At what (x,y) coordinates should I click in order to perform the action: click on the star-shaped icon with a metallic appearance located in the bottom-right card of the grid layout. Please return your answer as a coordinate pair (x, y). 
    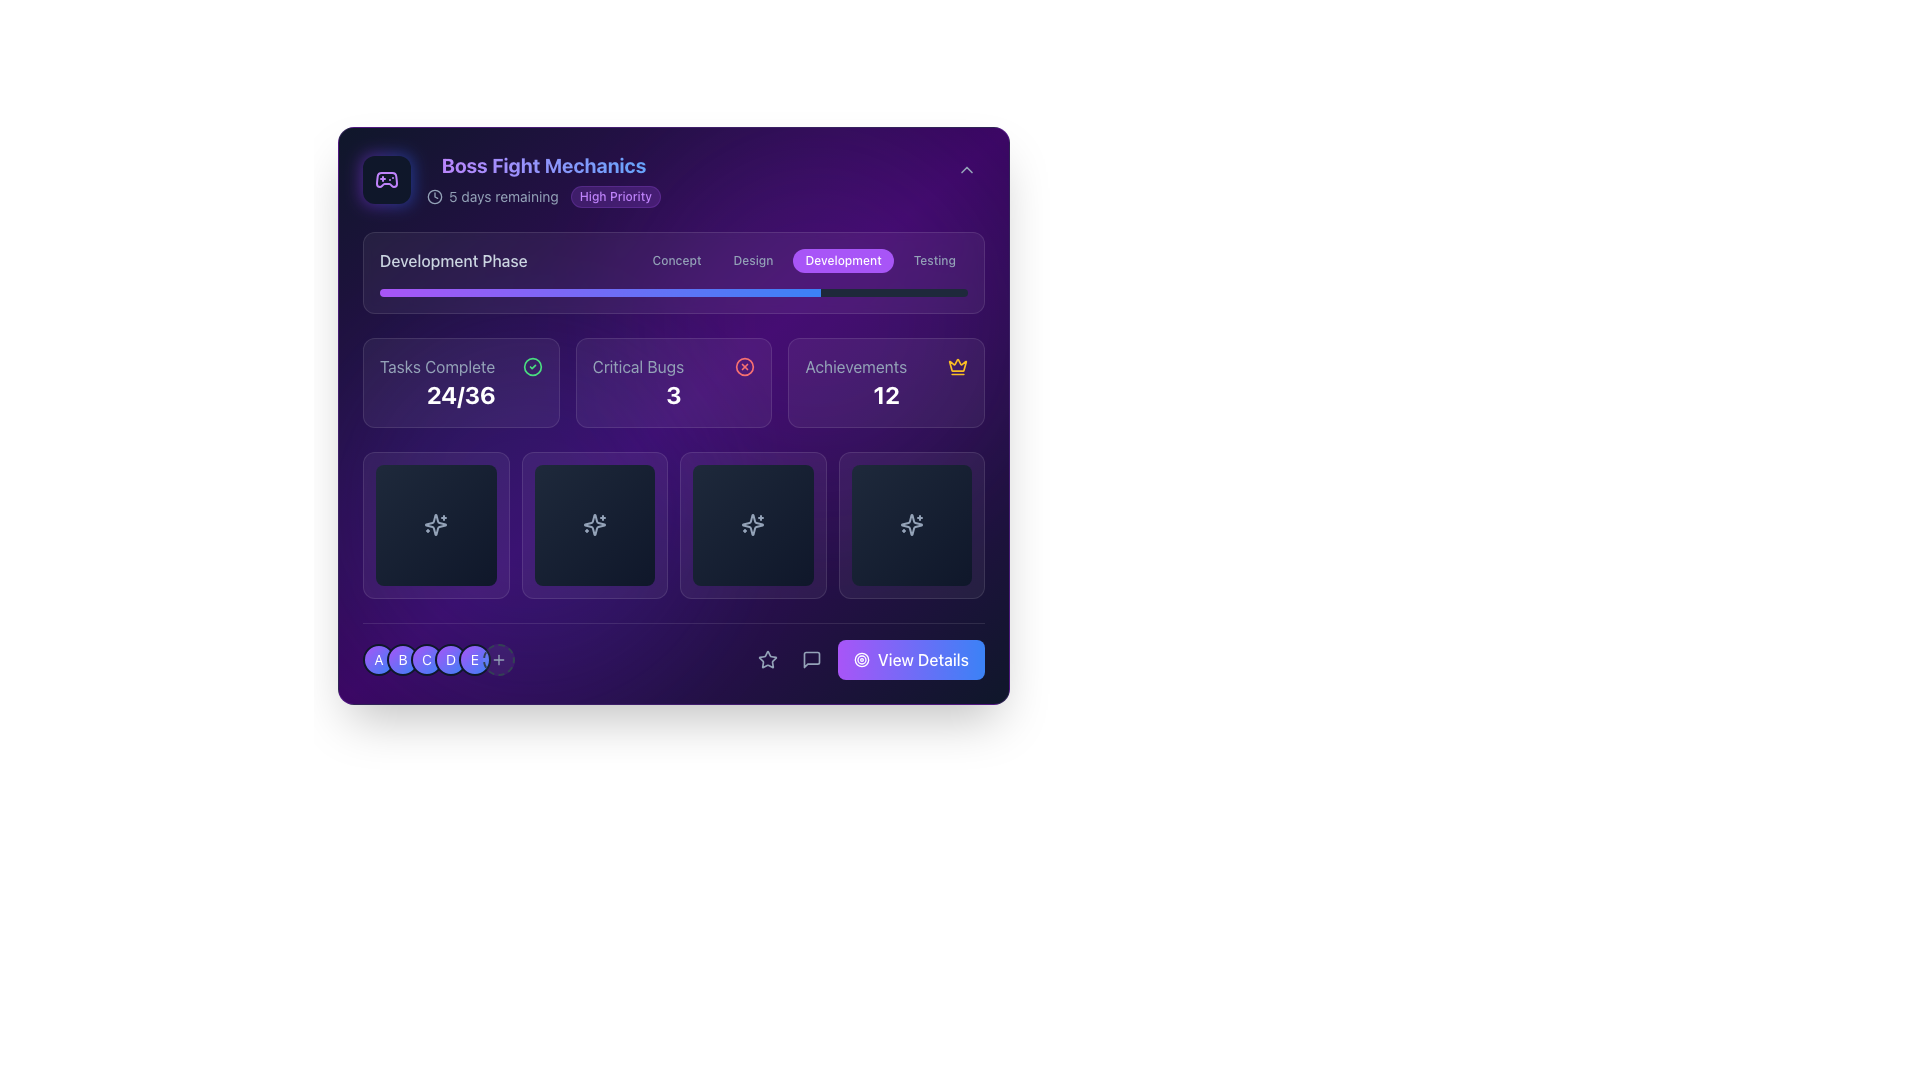
    Looking at the image, I should click on (910, 524).